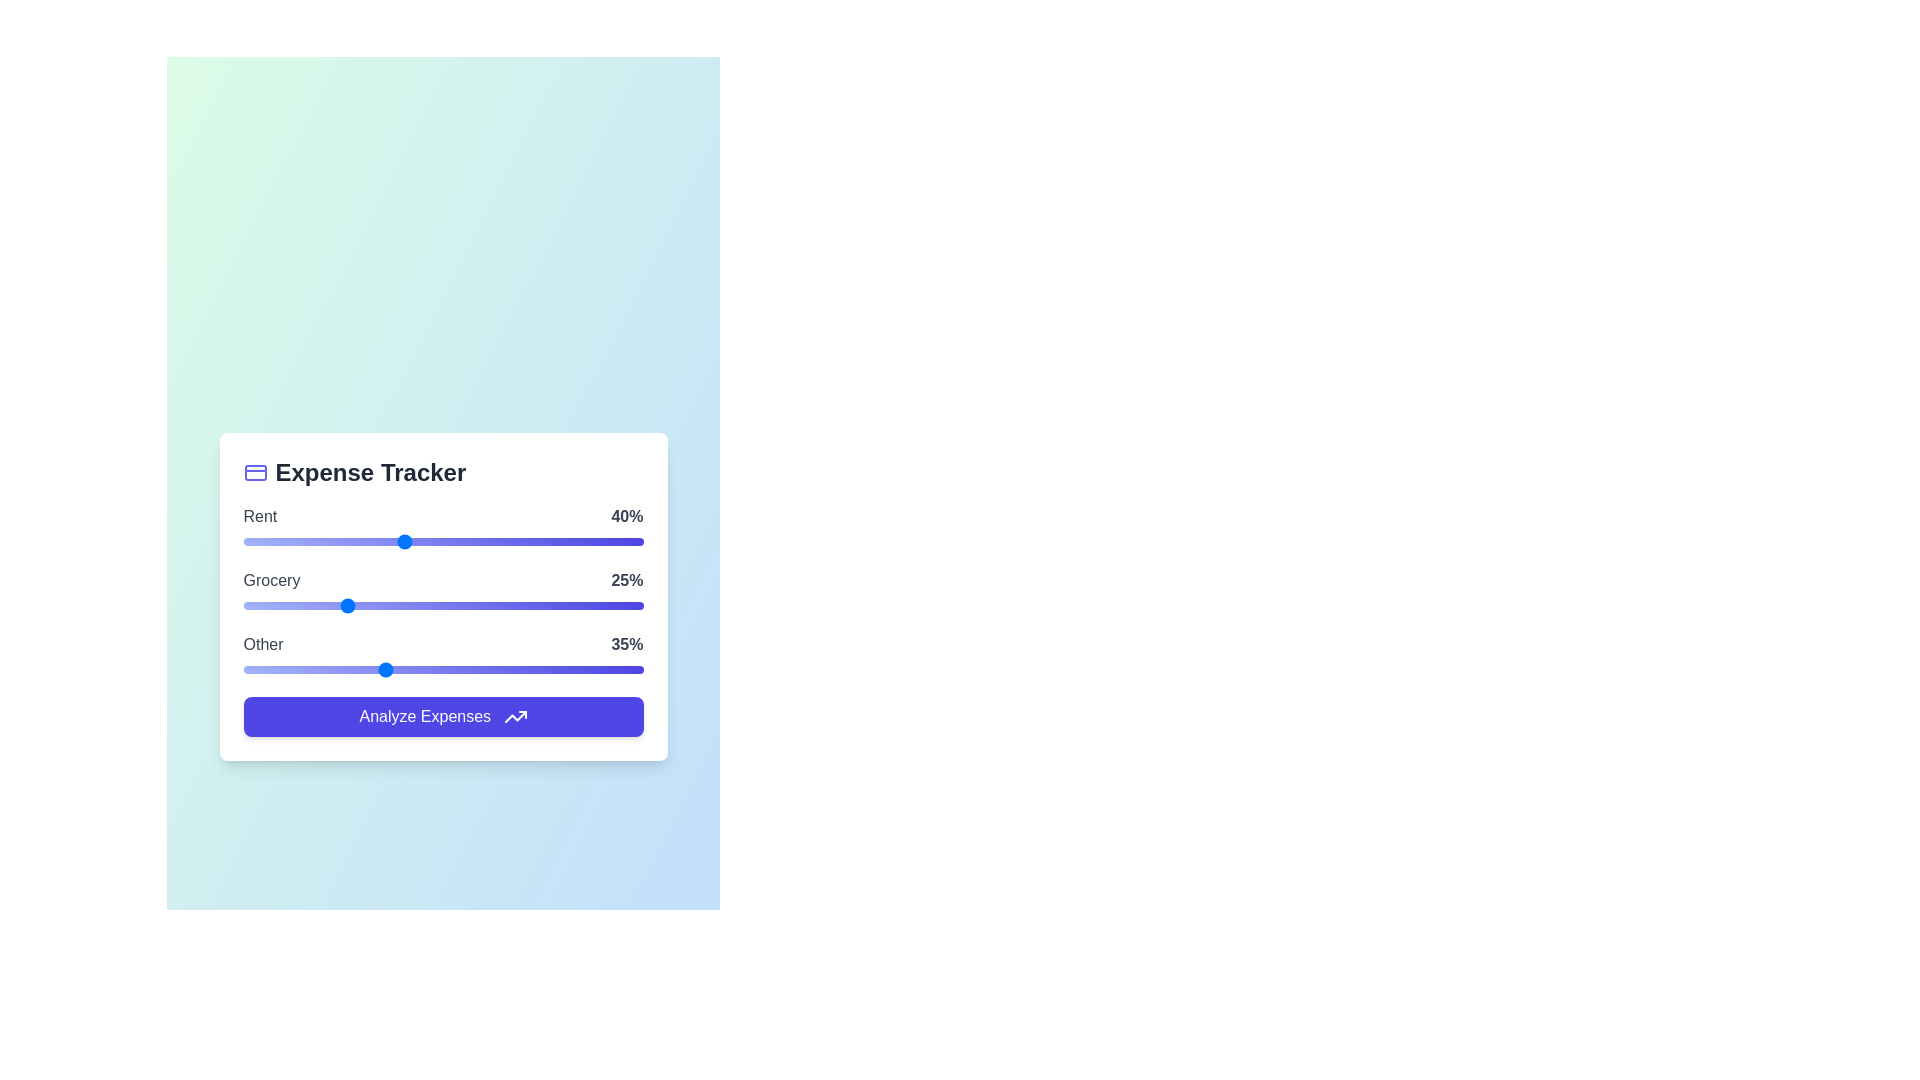 This screenshot has height=1080, width=1920. I want to click on the 'Other' slider to 10%, so click(282, 669).